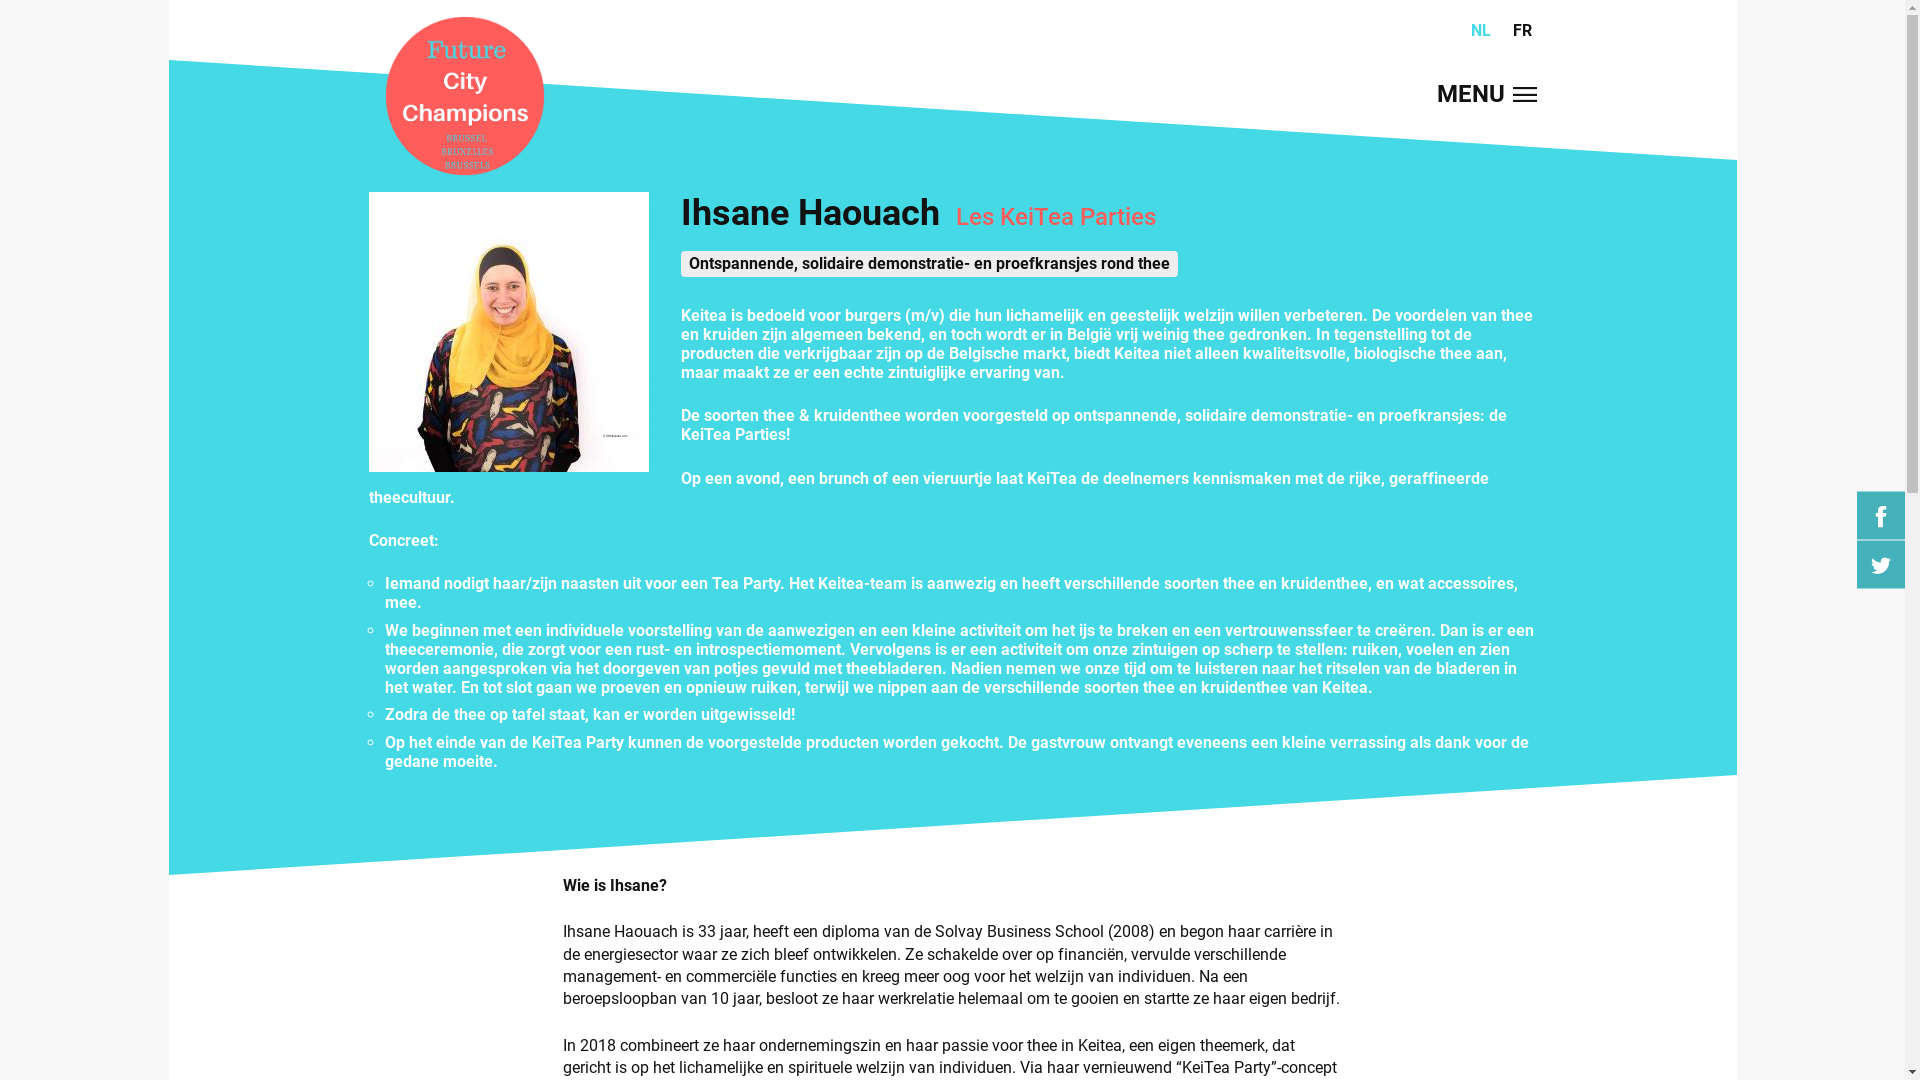 This screenshot has width=1920, height=1080. Describe the element at coordinates (1880, 563) in the screenshot. I see `'twitter'` at that location.